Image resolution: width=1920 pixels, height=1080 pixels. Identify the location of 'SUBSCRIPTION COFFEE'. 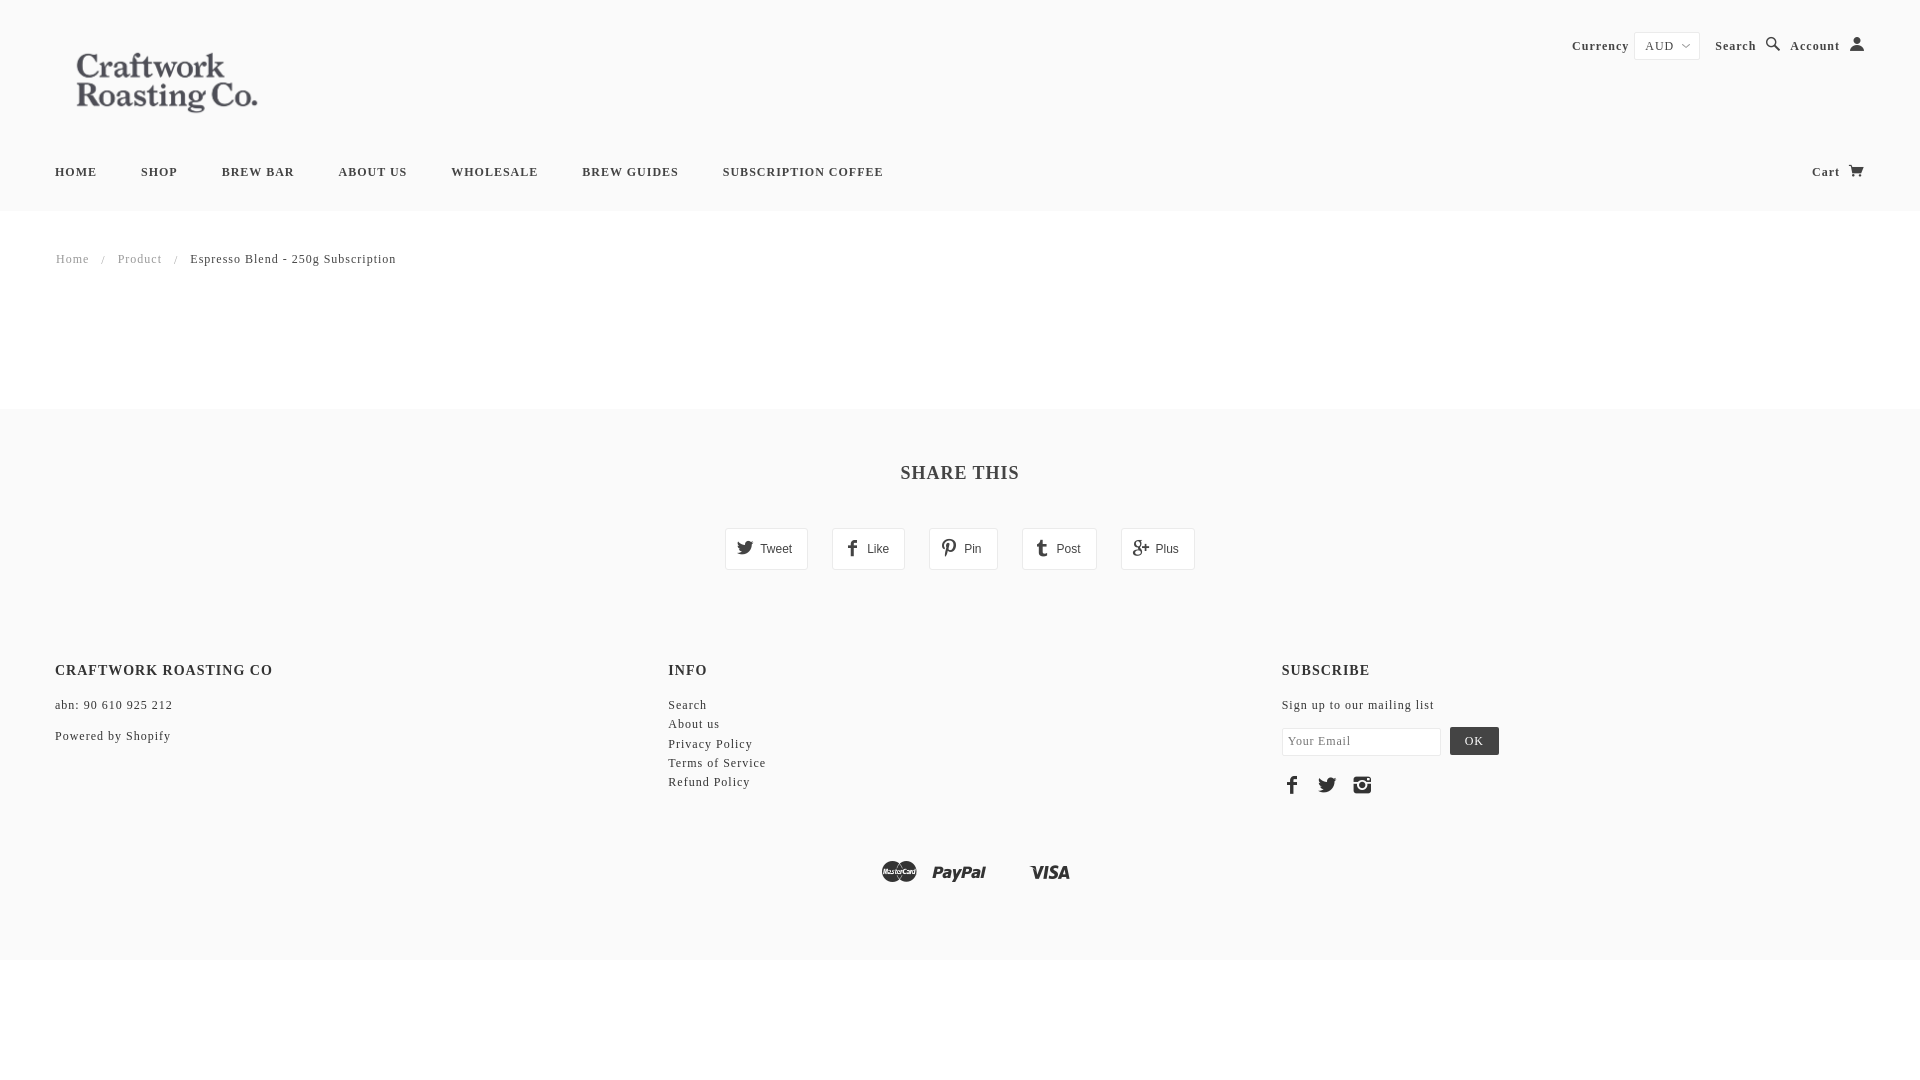
(803, 171).